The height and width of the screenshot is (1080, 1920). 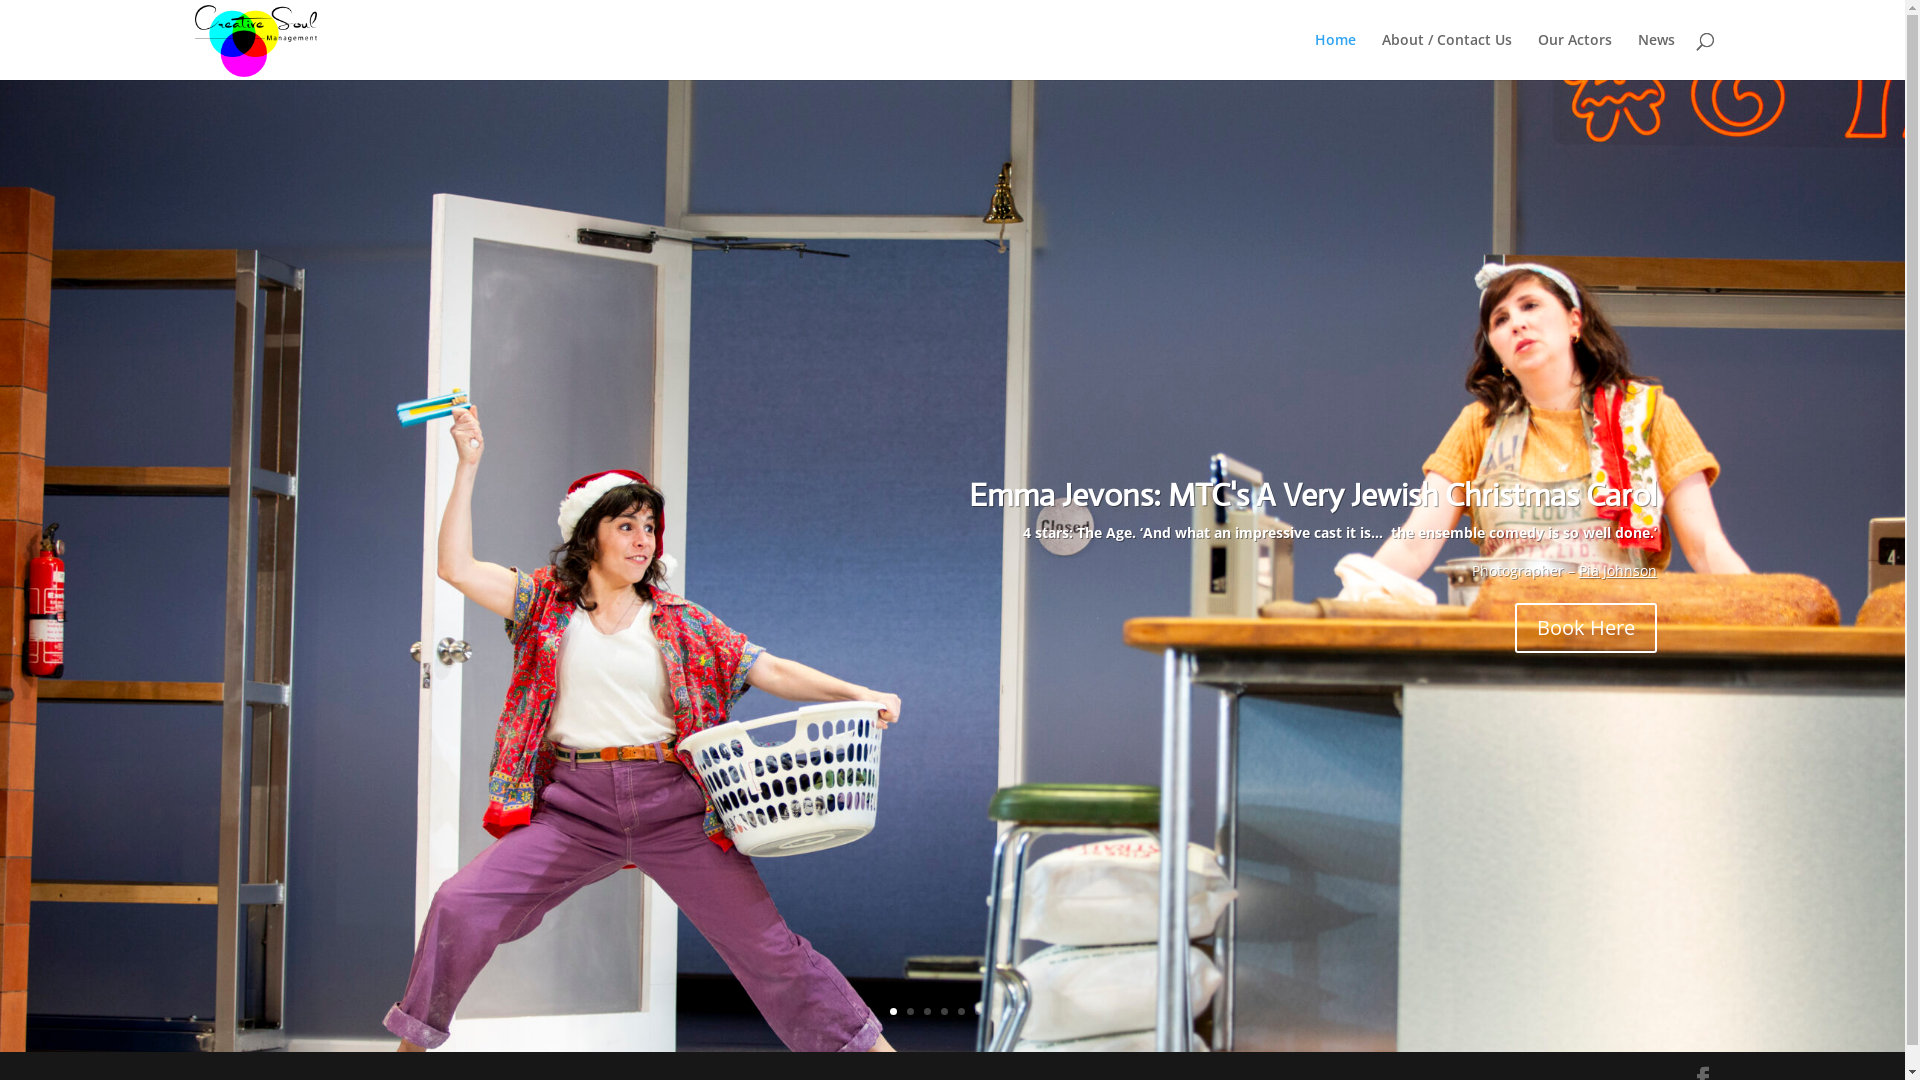 I want to click on '4', so click(x=942, y=1011).